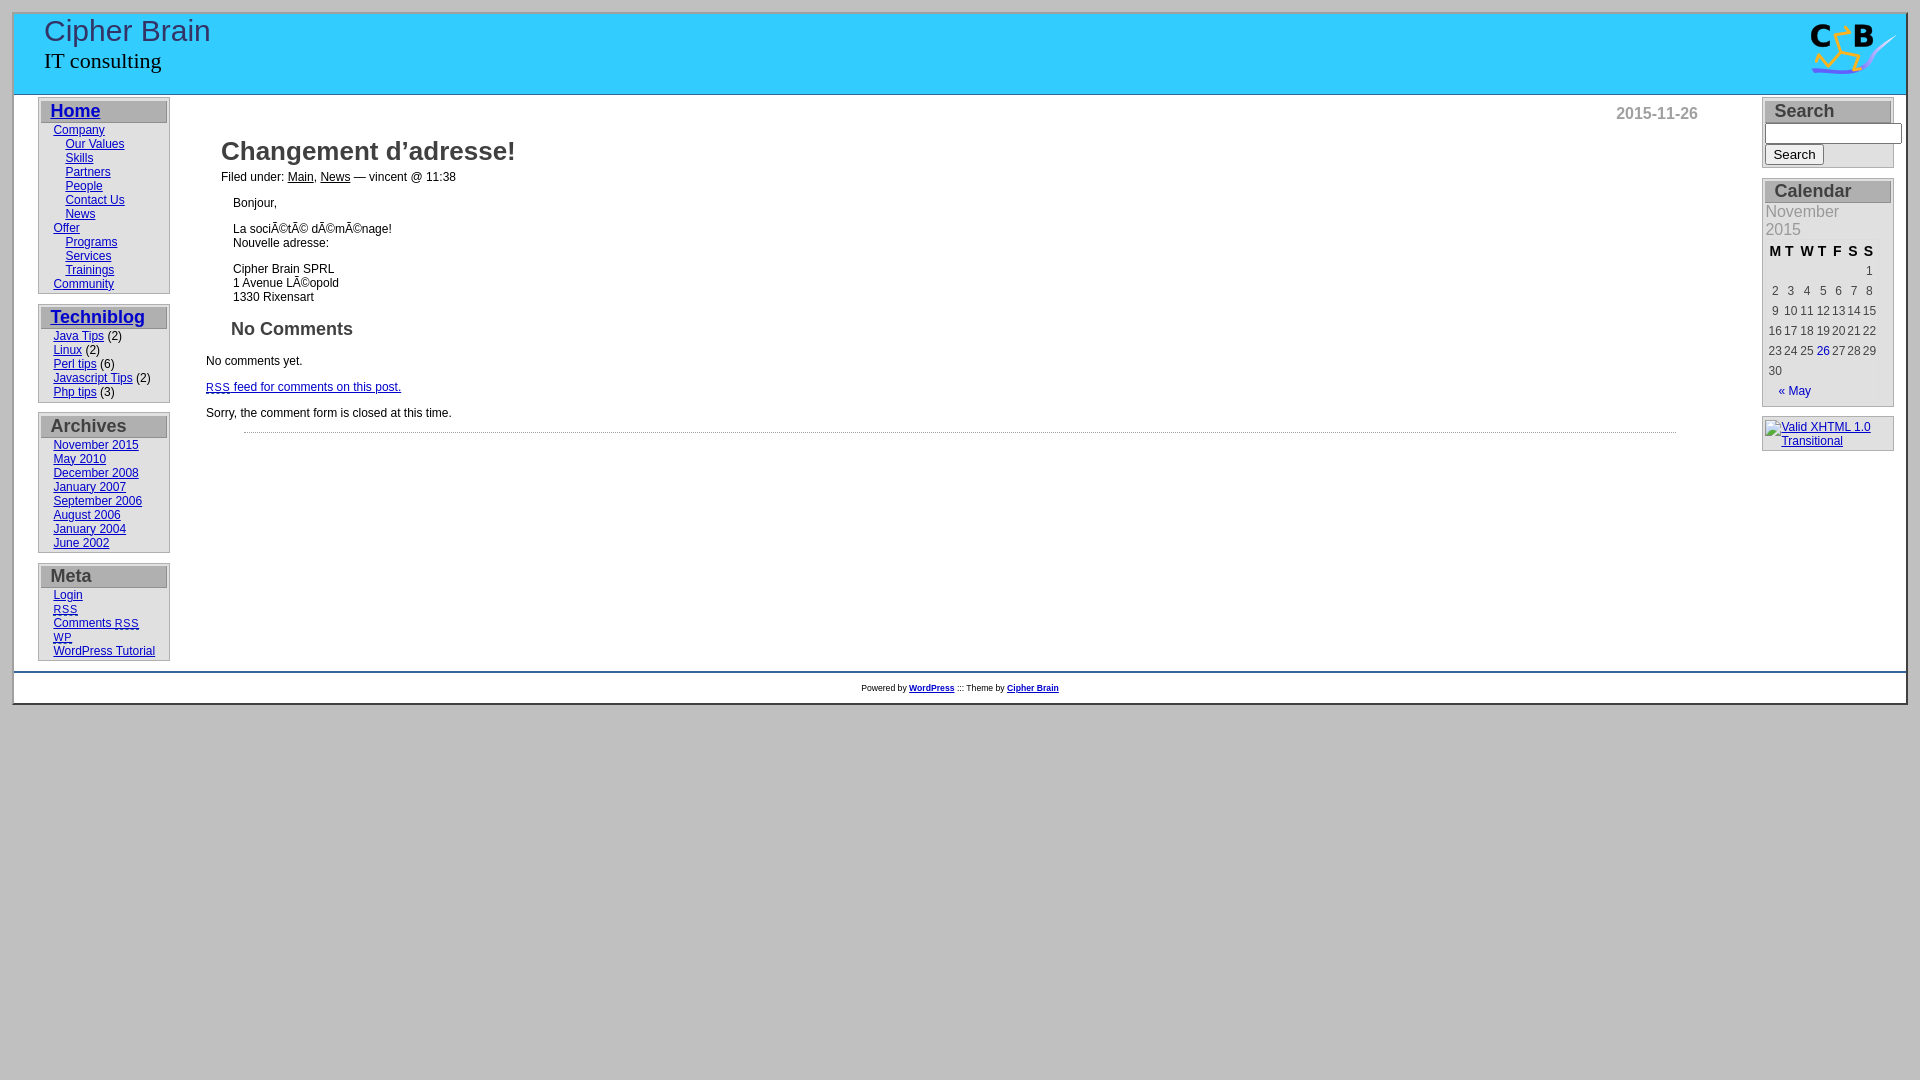 This screenshot has height=1080, width=1920. What do you see at coordinates (80, 543) in the screenshot?
I see `'June 2002'` at bounding box center [80, 543].